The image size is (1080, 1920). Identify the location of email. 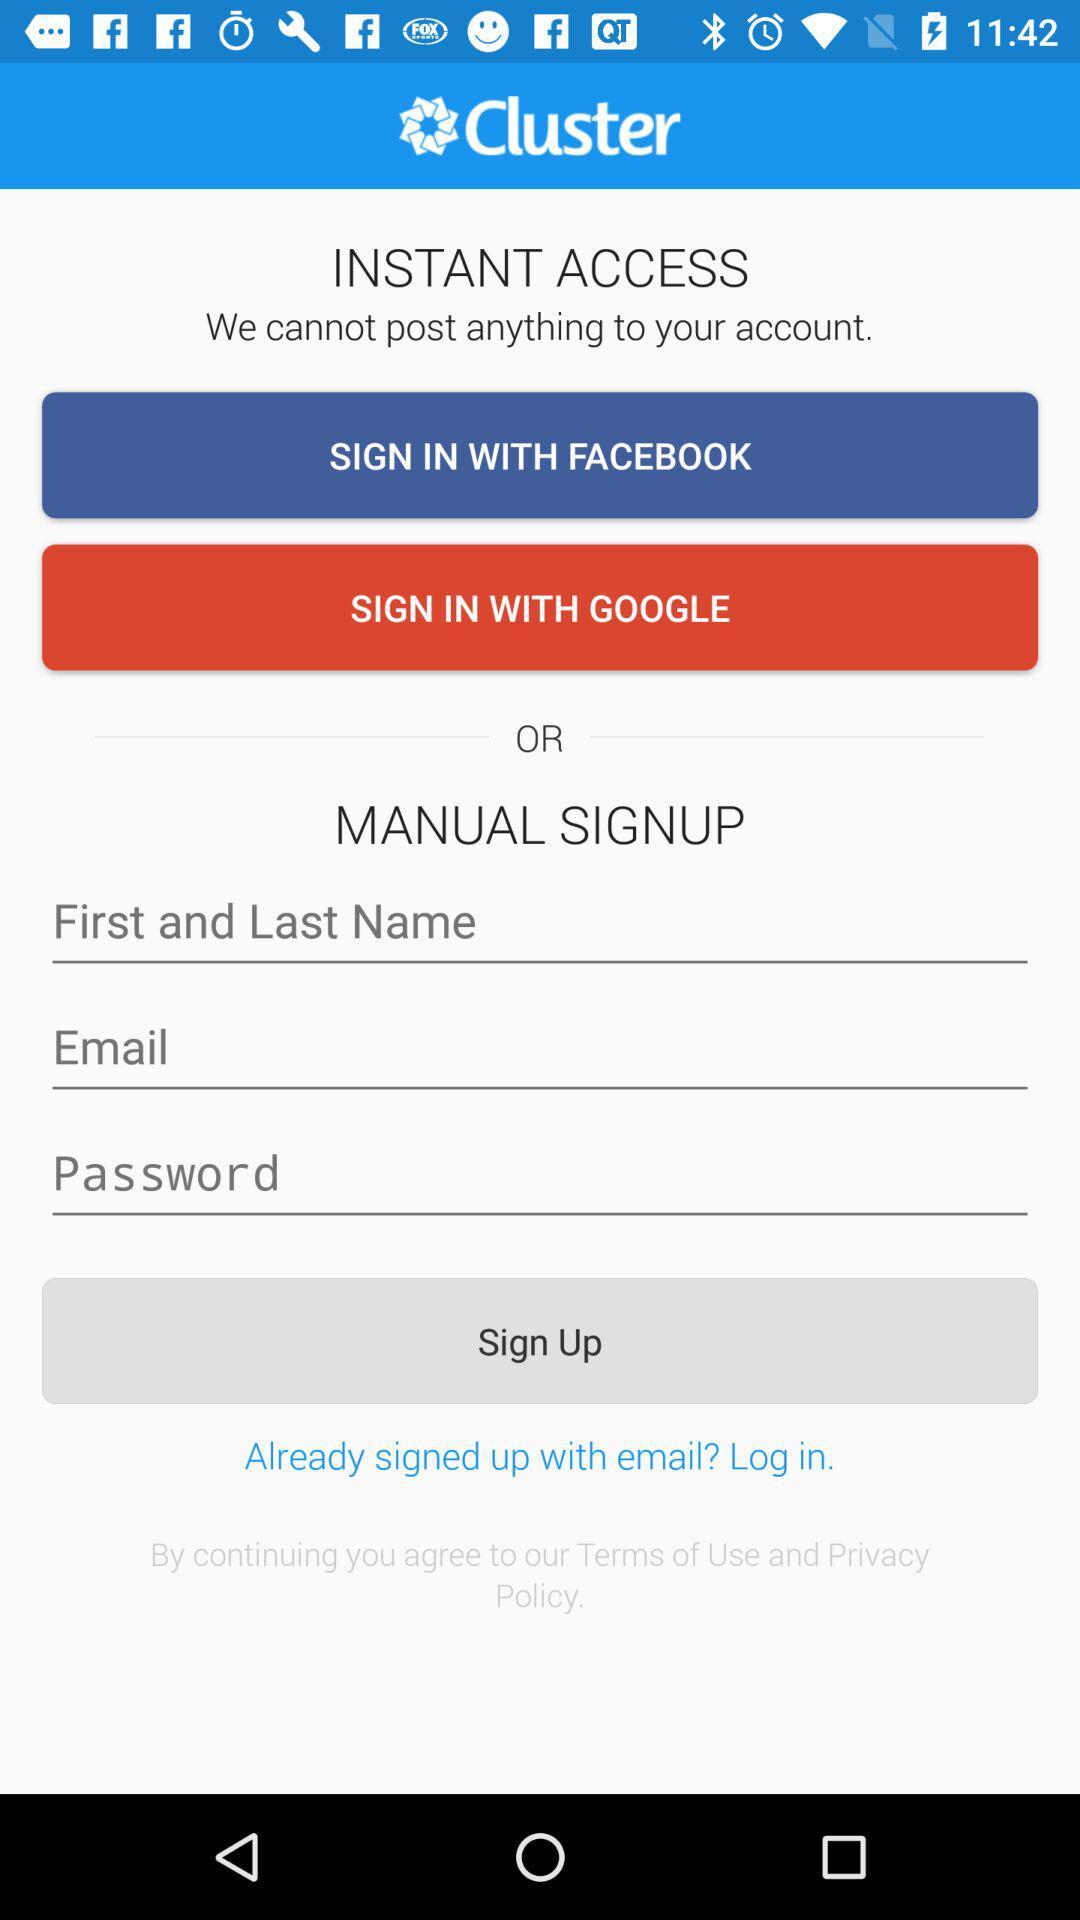
(540, 1045).